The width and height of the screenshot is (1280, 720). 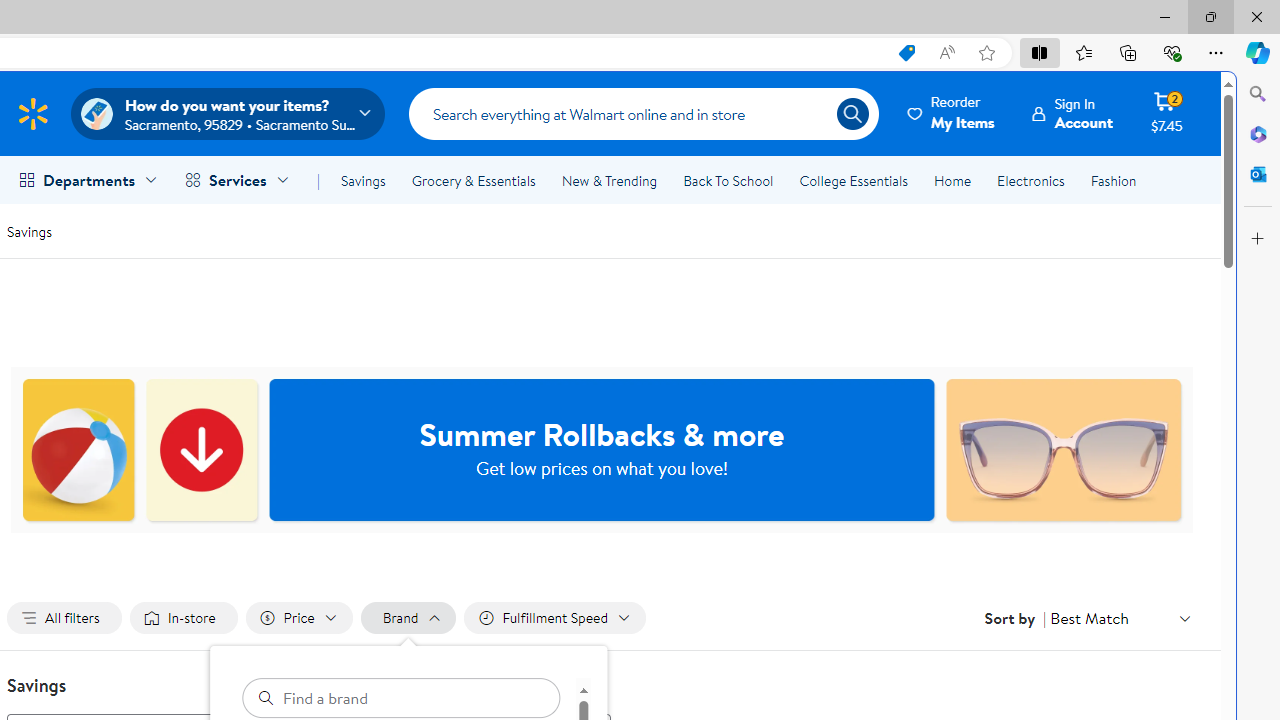 What do you see at coordinates (608, 181) in the screenshot?
I see `'New & Trending'` at bounding box center [608, 181].